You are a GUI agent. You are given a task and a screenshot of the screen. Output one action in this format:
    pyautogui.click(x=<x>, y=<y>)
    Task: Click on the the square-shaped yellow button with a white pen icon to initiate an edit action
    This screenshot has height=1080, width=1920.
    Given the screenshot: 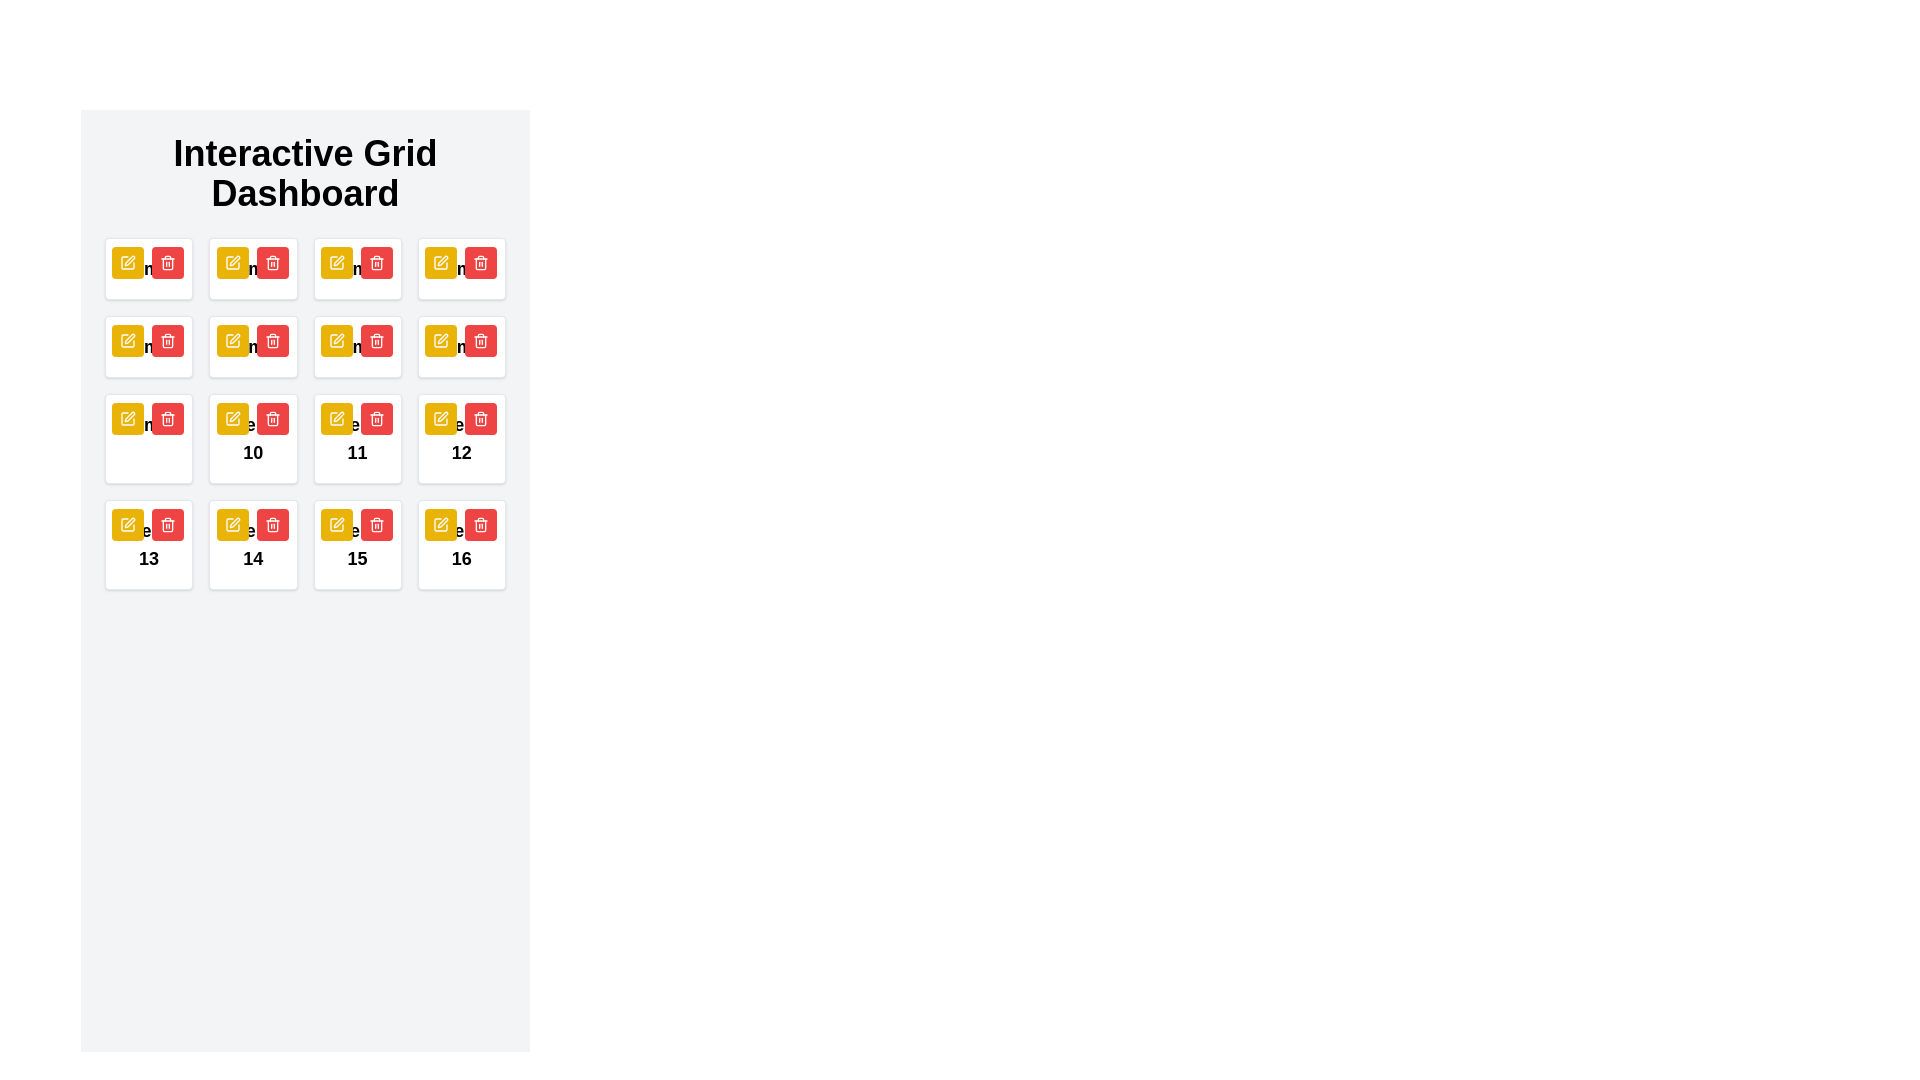 What is the action you would take?
    pyautogui.click(x=336, y=261)
    